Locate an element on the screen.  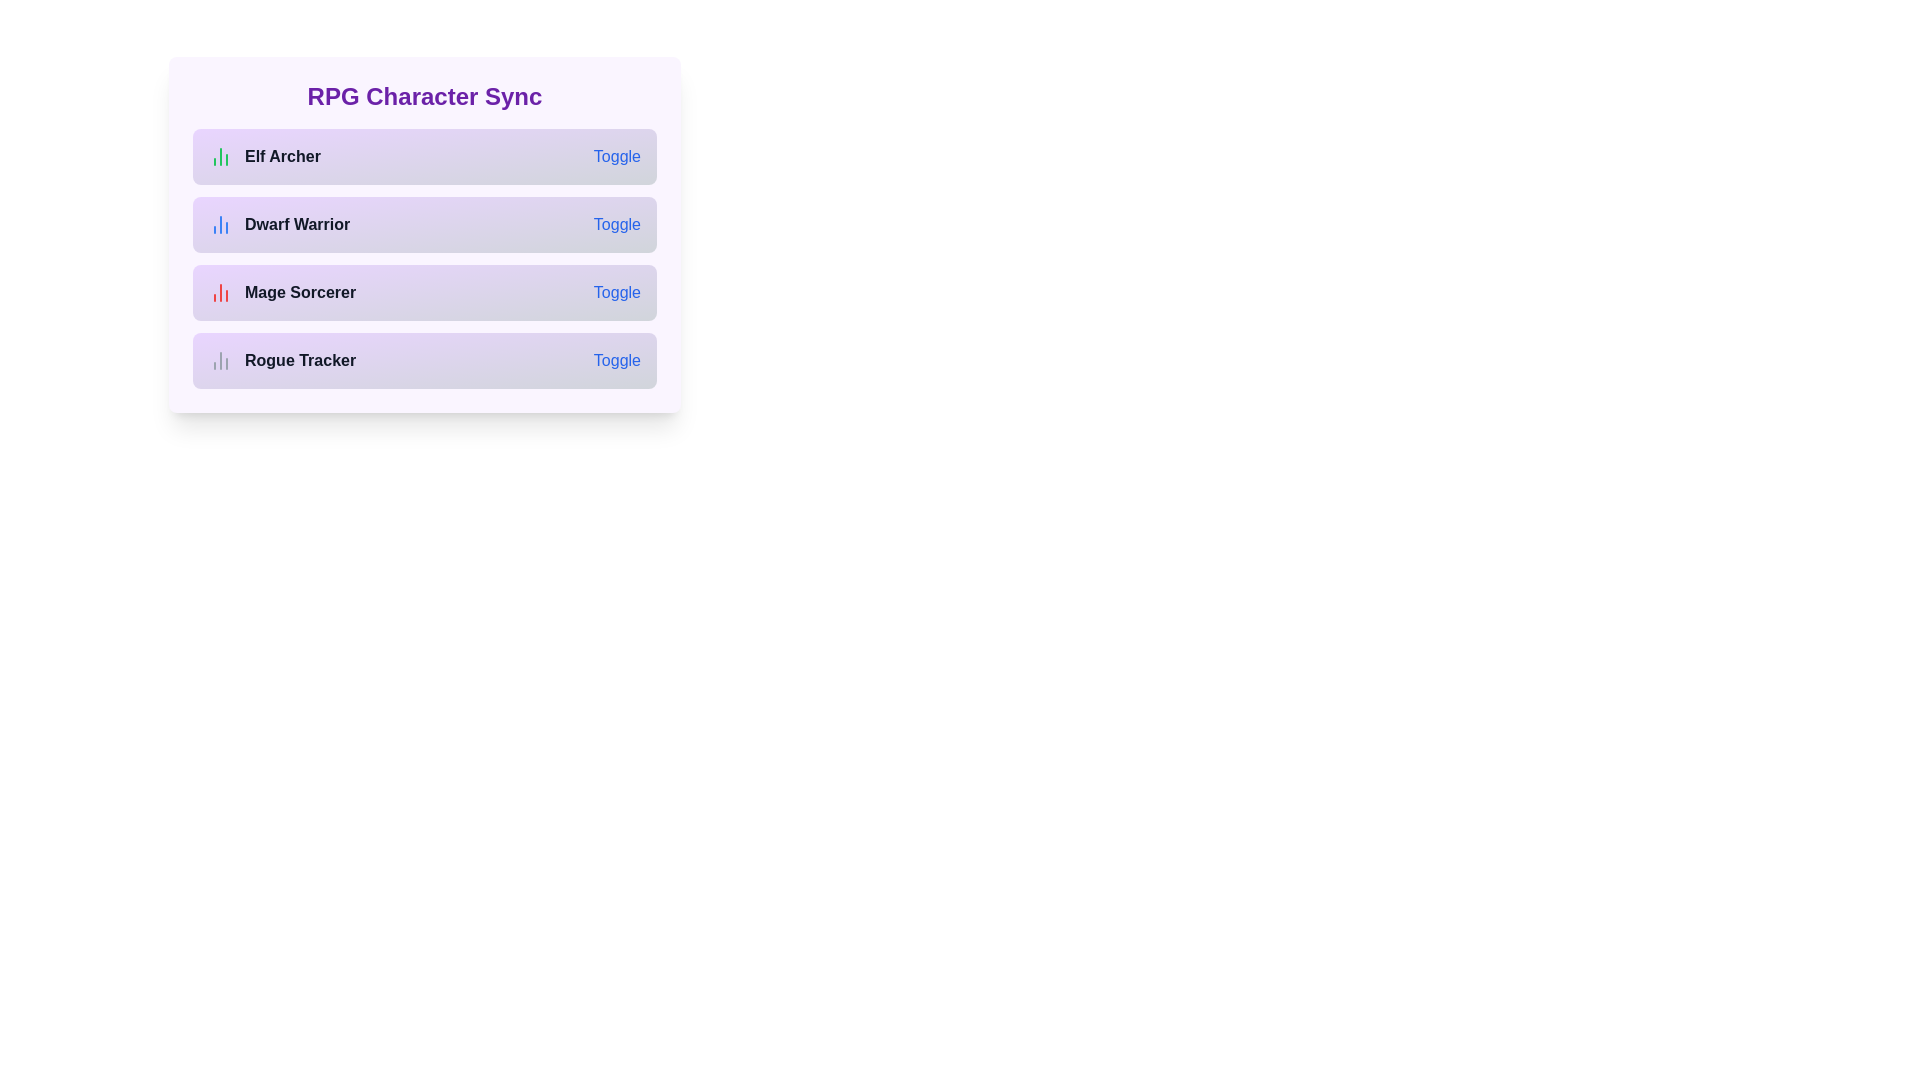
the 'Dwarf Warrior' text element with a blue chart icon is located at coordinates (278, 224).